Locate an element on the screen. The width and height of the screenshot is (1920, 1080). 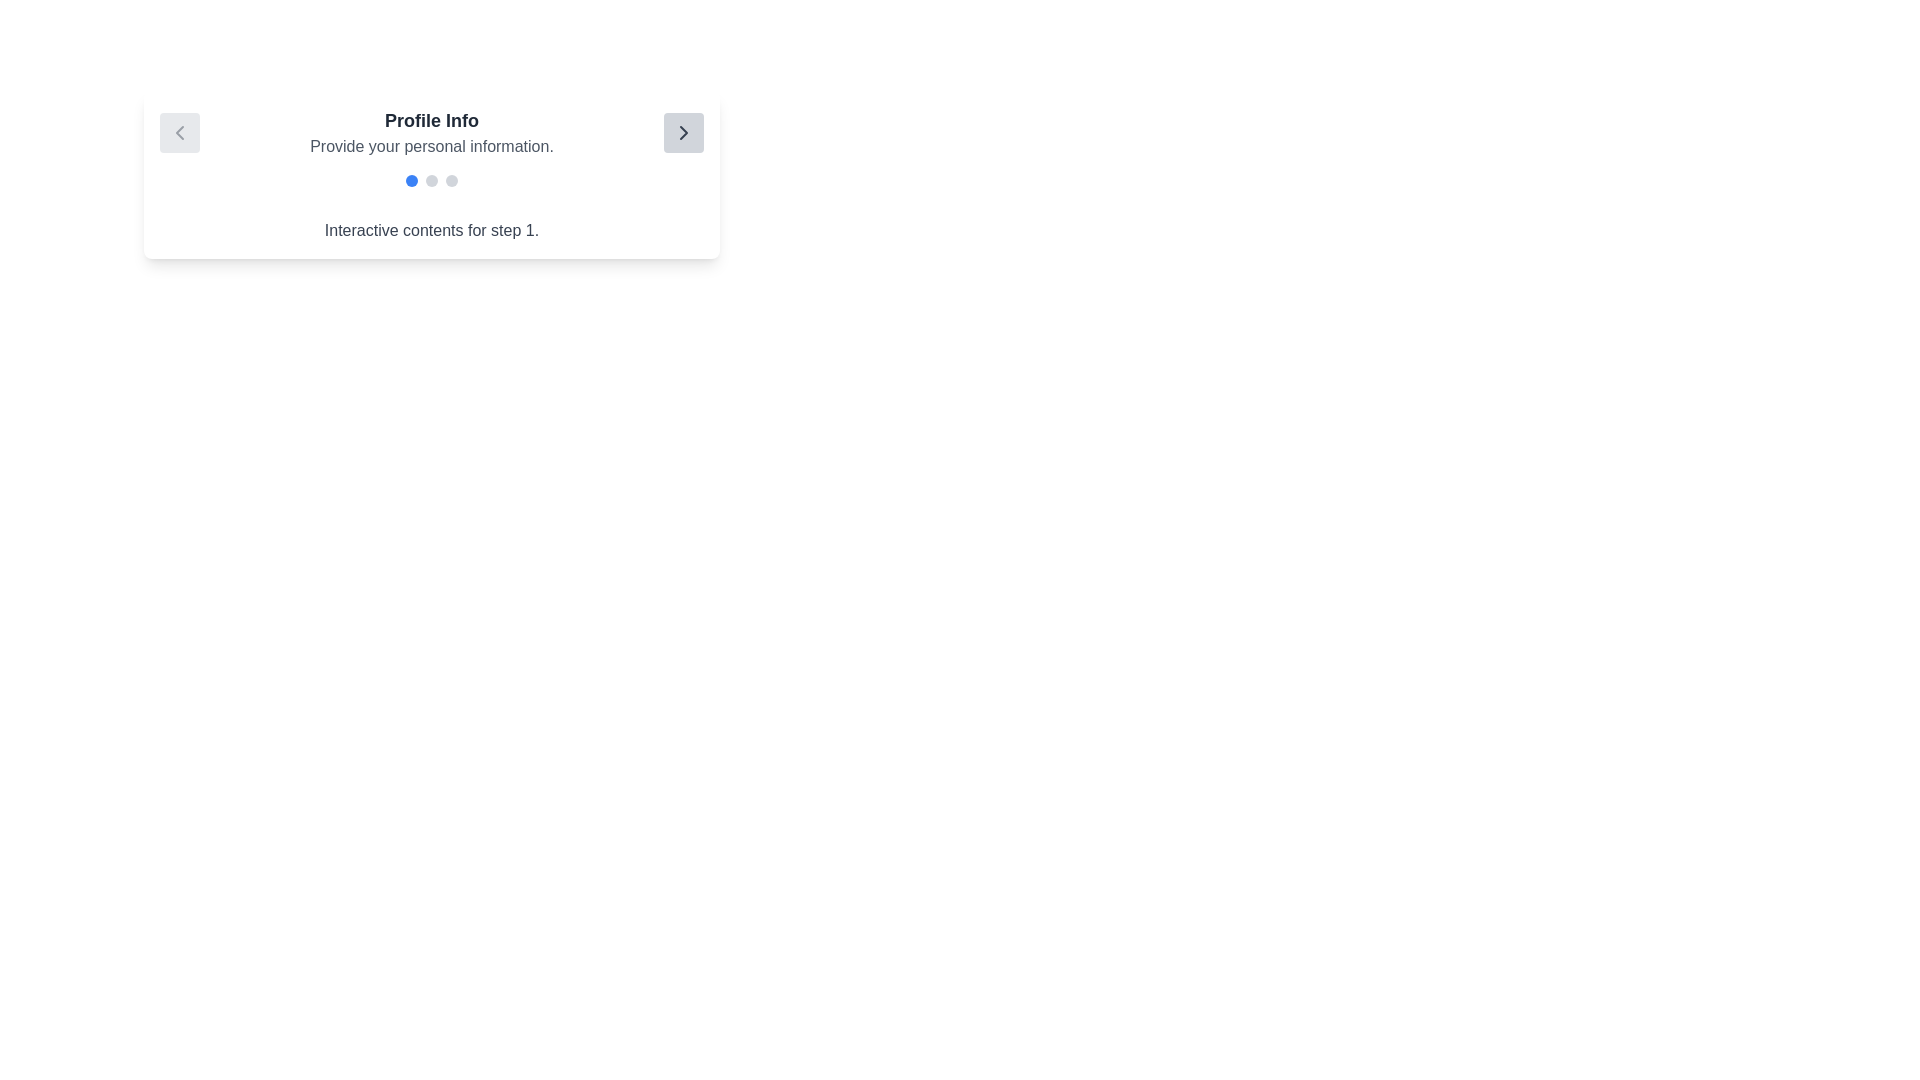
the small circular gray button in the step indicator component is located at coordinates (431, 181).